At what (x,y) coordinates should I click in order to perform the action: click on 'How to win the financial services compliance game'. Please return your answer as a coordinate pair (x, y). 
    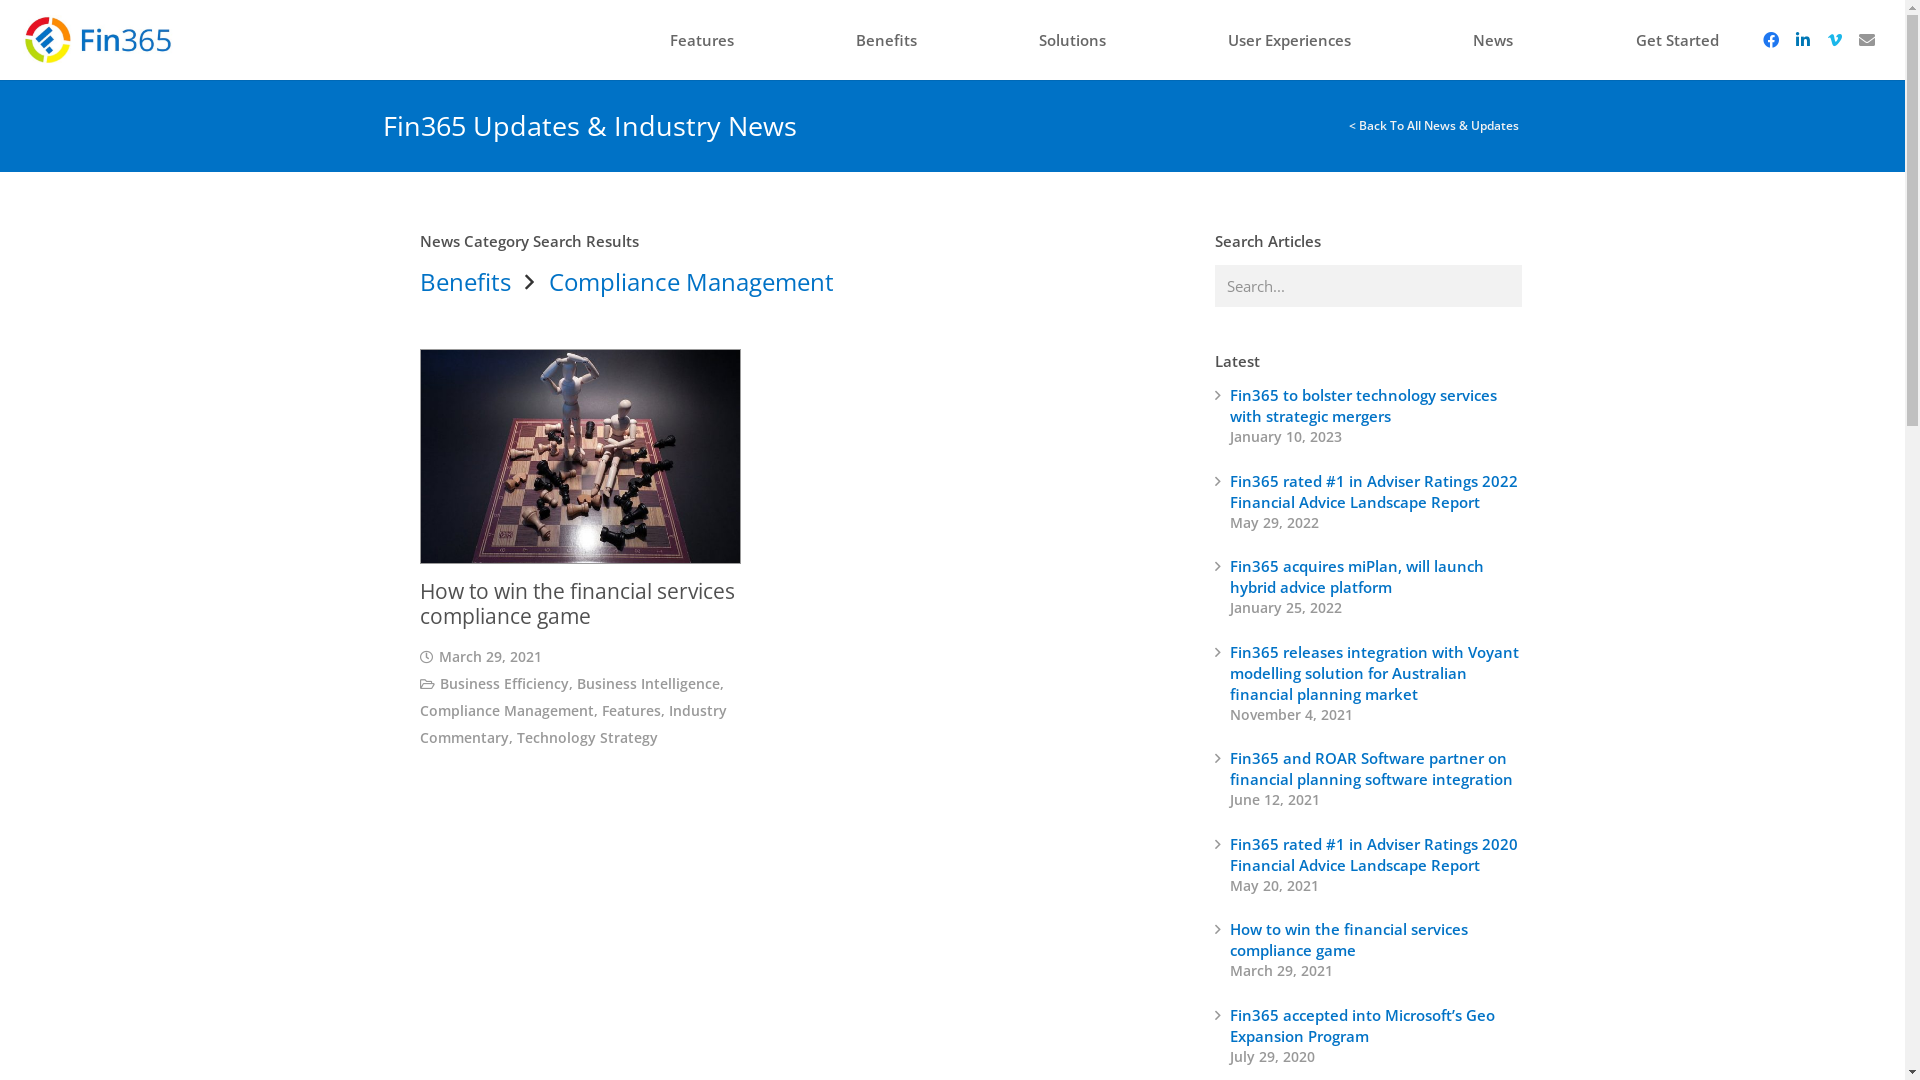
    Looking at the image, I should click on (576, 602).